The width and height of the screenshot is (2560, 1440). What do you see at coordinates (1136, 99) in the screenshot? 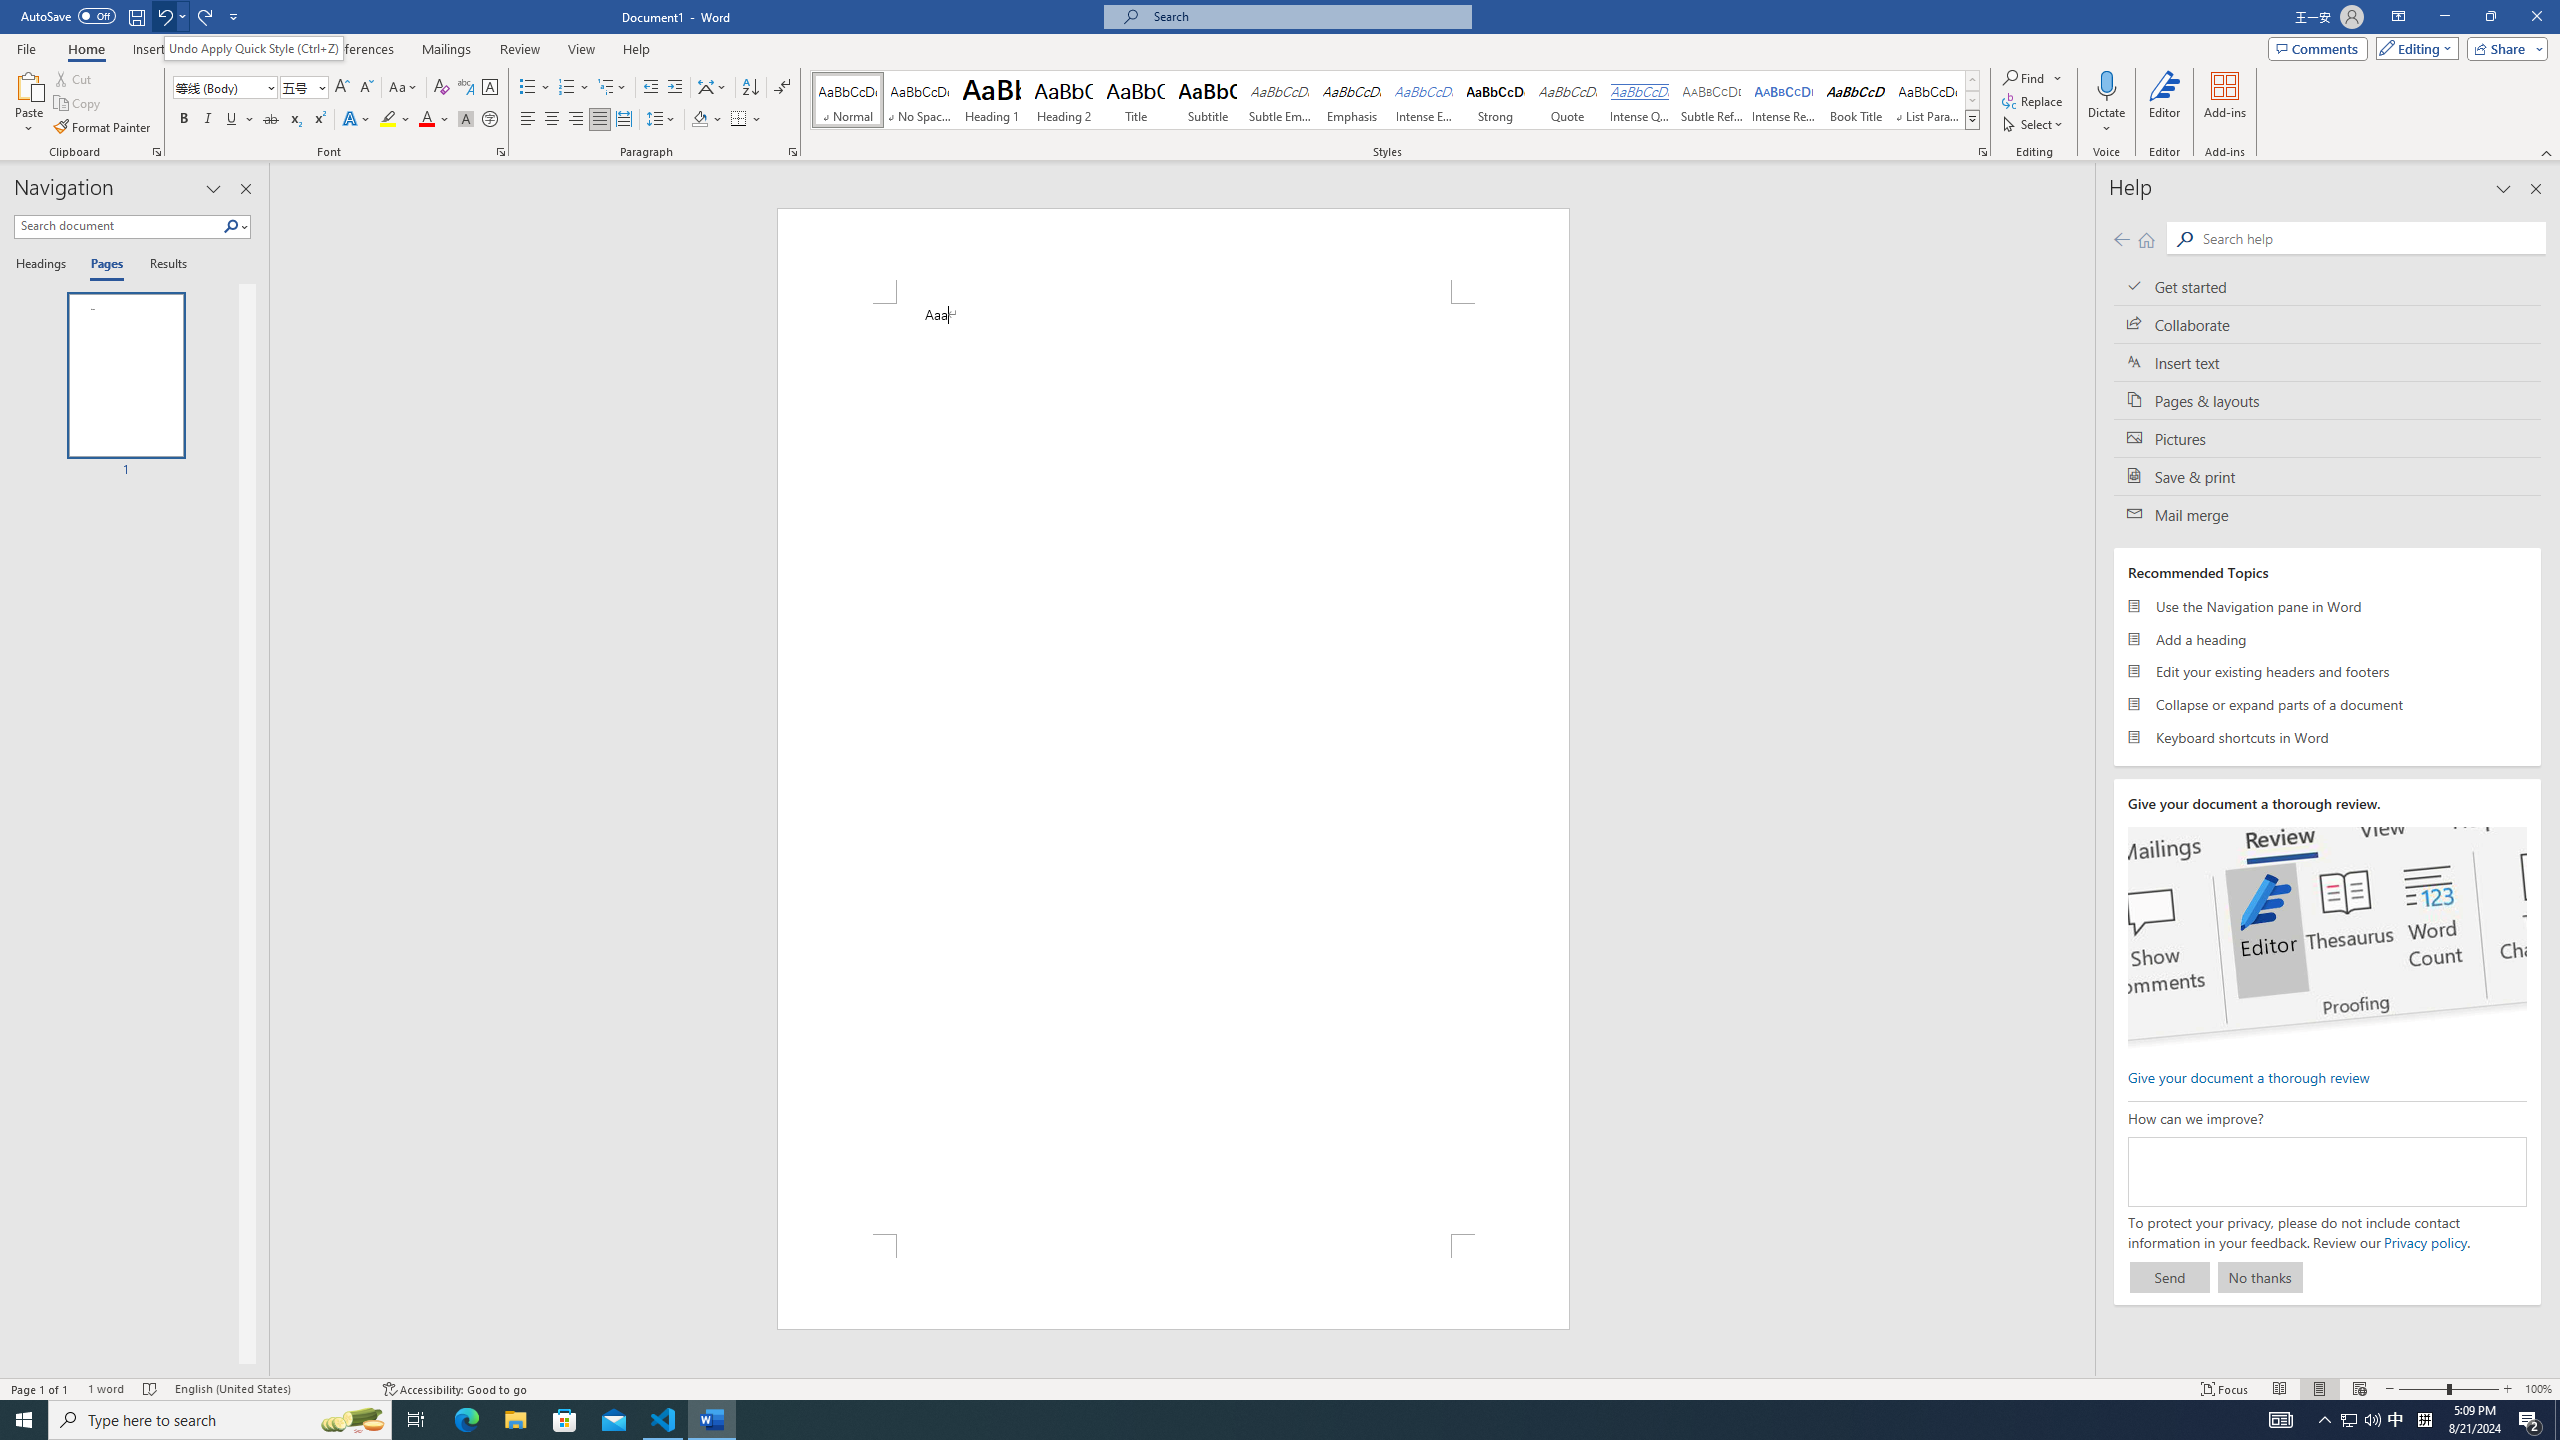
I see `'Title'` at bounding box center [1136, 99].